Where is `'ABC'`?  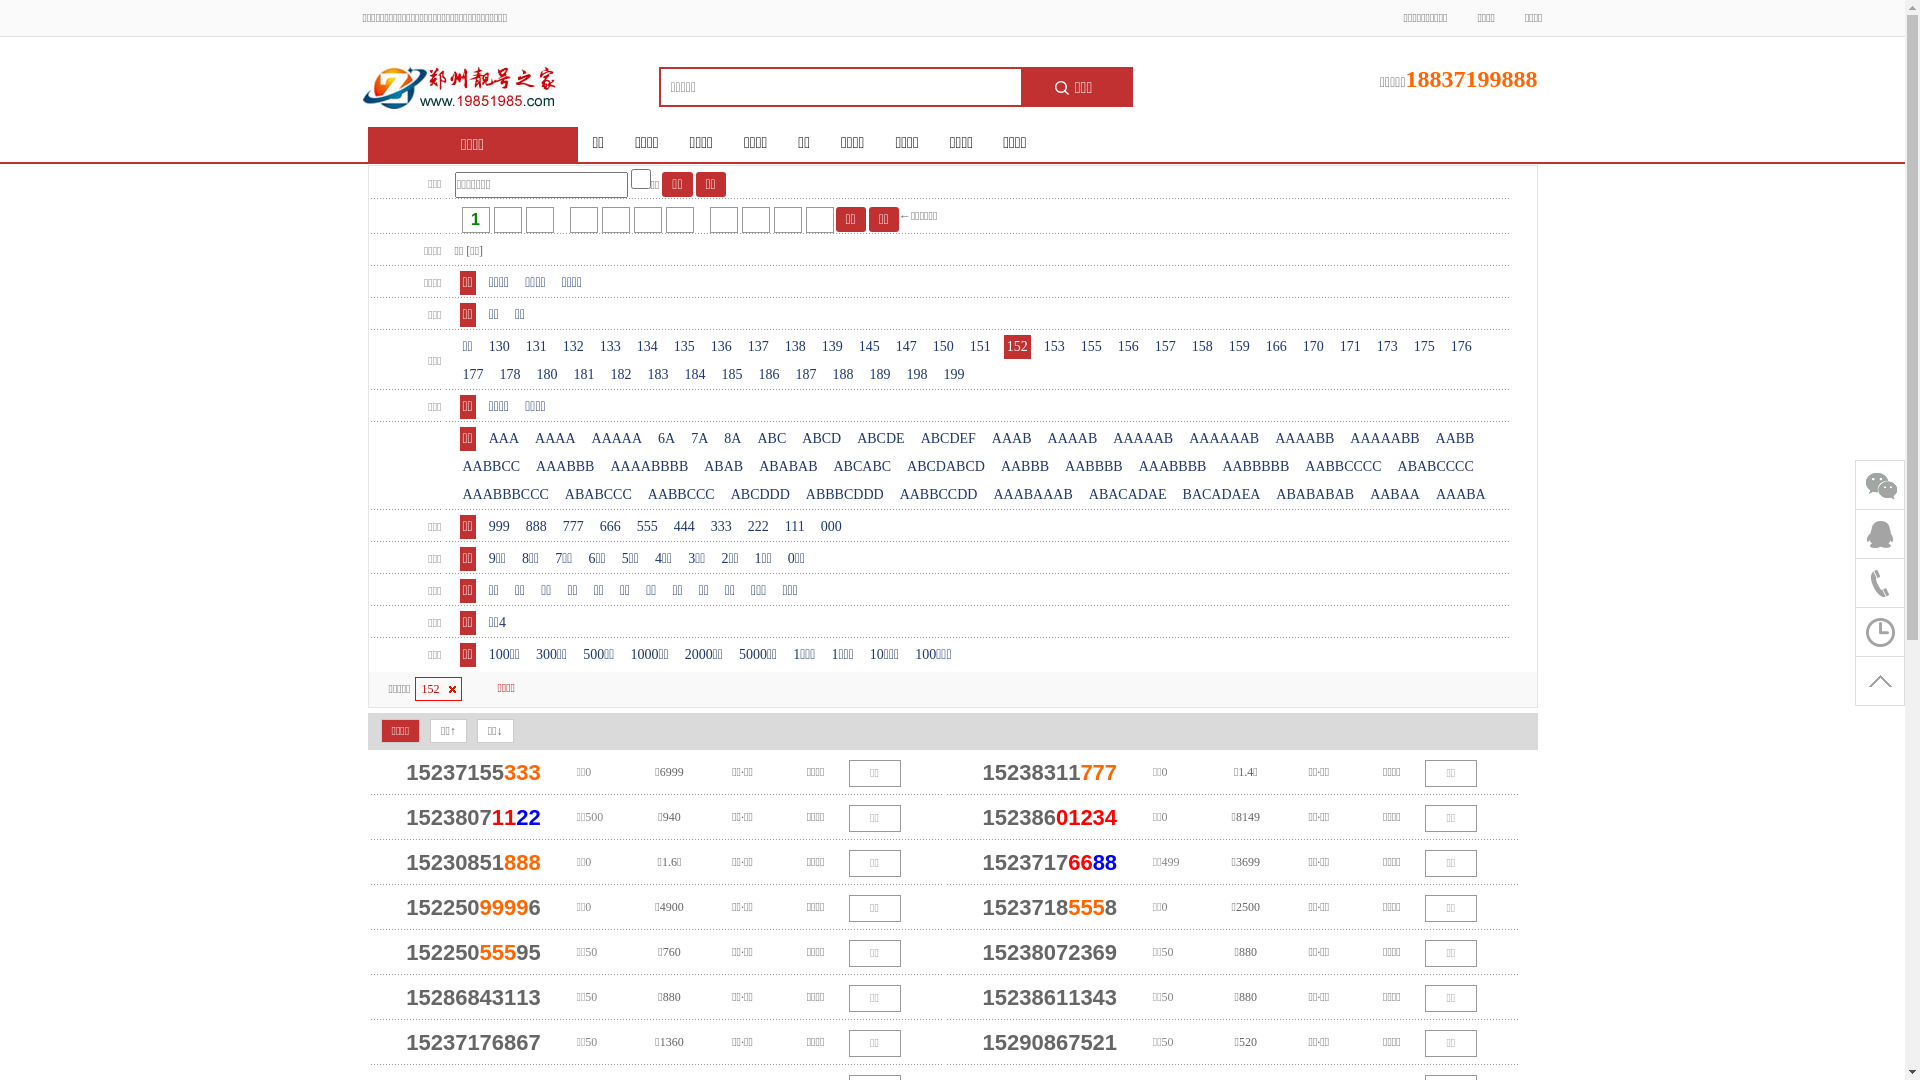
'ABC' is located at coordinates (770, 438).